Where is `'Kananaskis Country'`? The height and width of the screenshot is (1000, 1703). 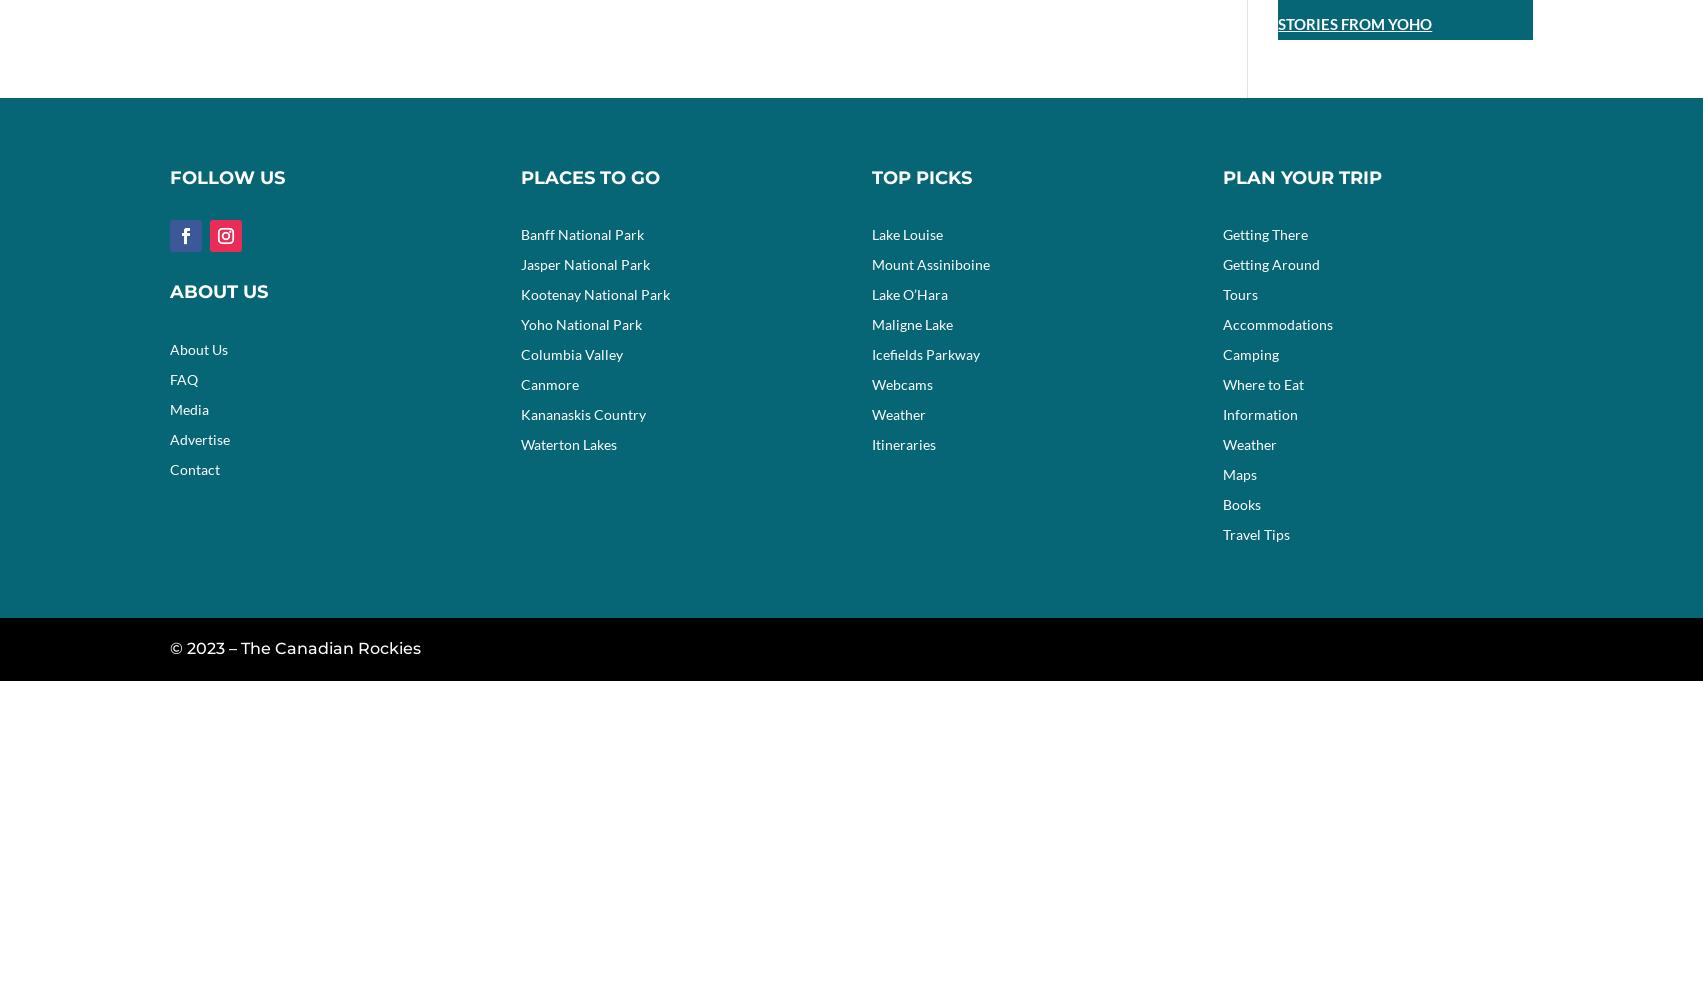
'Kananaskis Country' is located at coordinates (582, 414).